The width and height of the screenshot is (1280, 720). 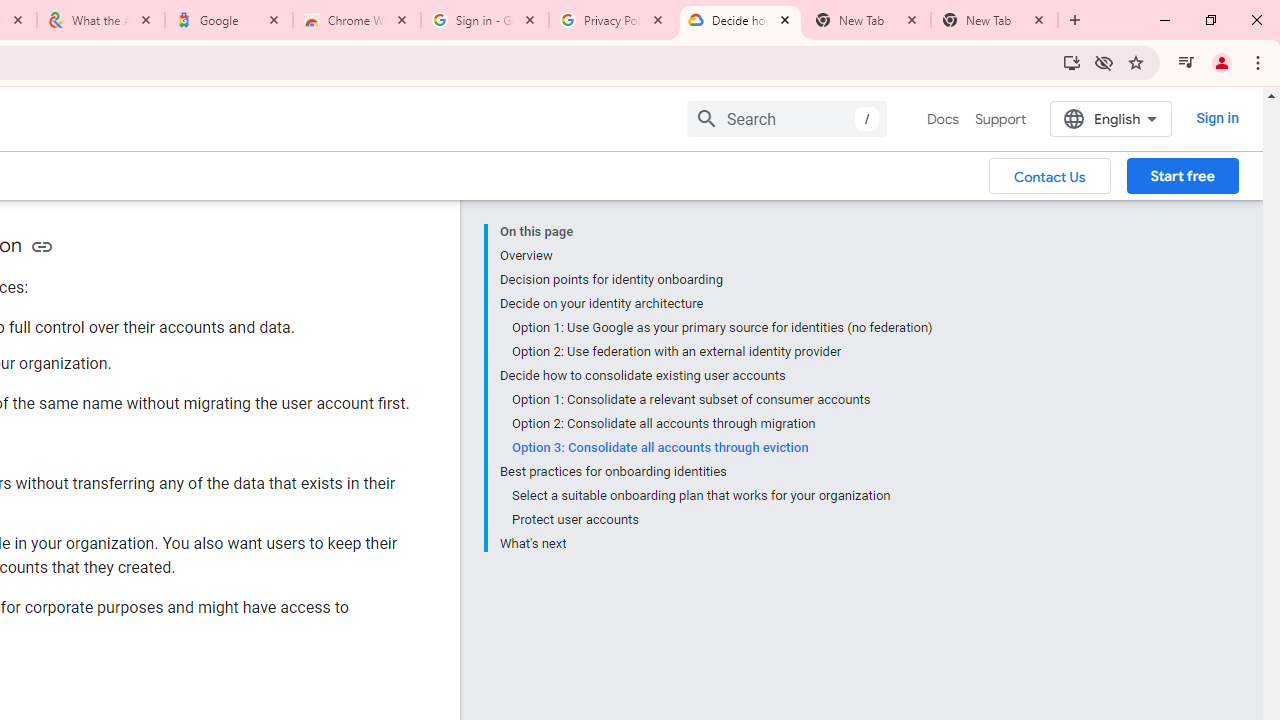 I want to click on 'Option 2: Use federation with an external identity provider', so click(x=720, y=351).